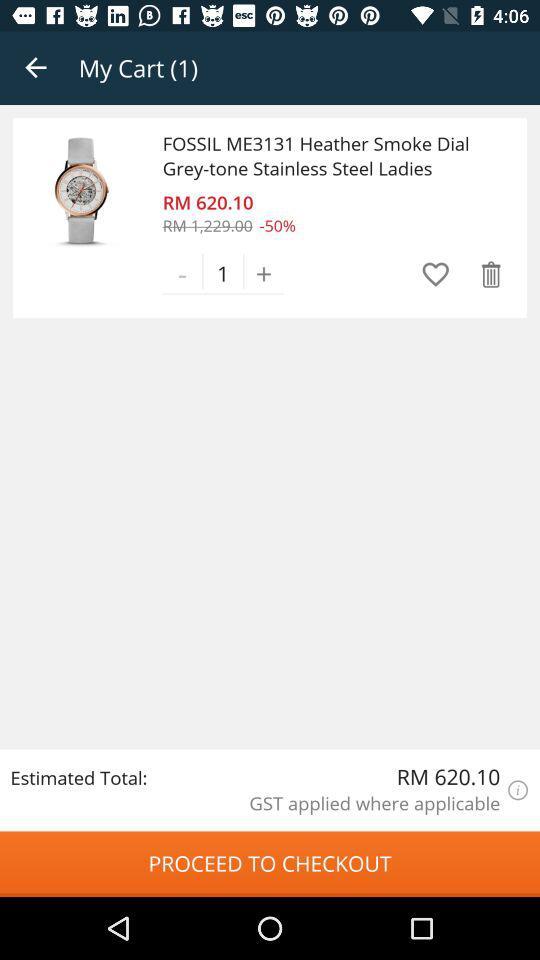  What do you see at coordinates (36, 68) in the screenshot?
I see `the item next to my cart (1) app` at bounding box center [36, 68].